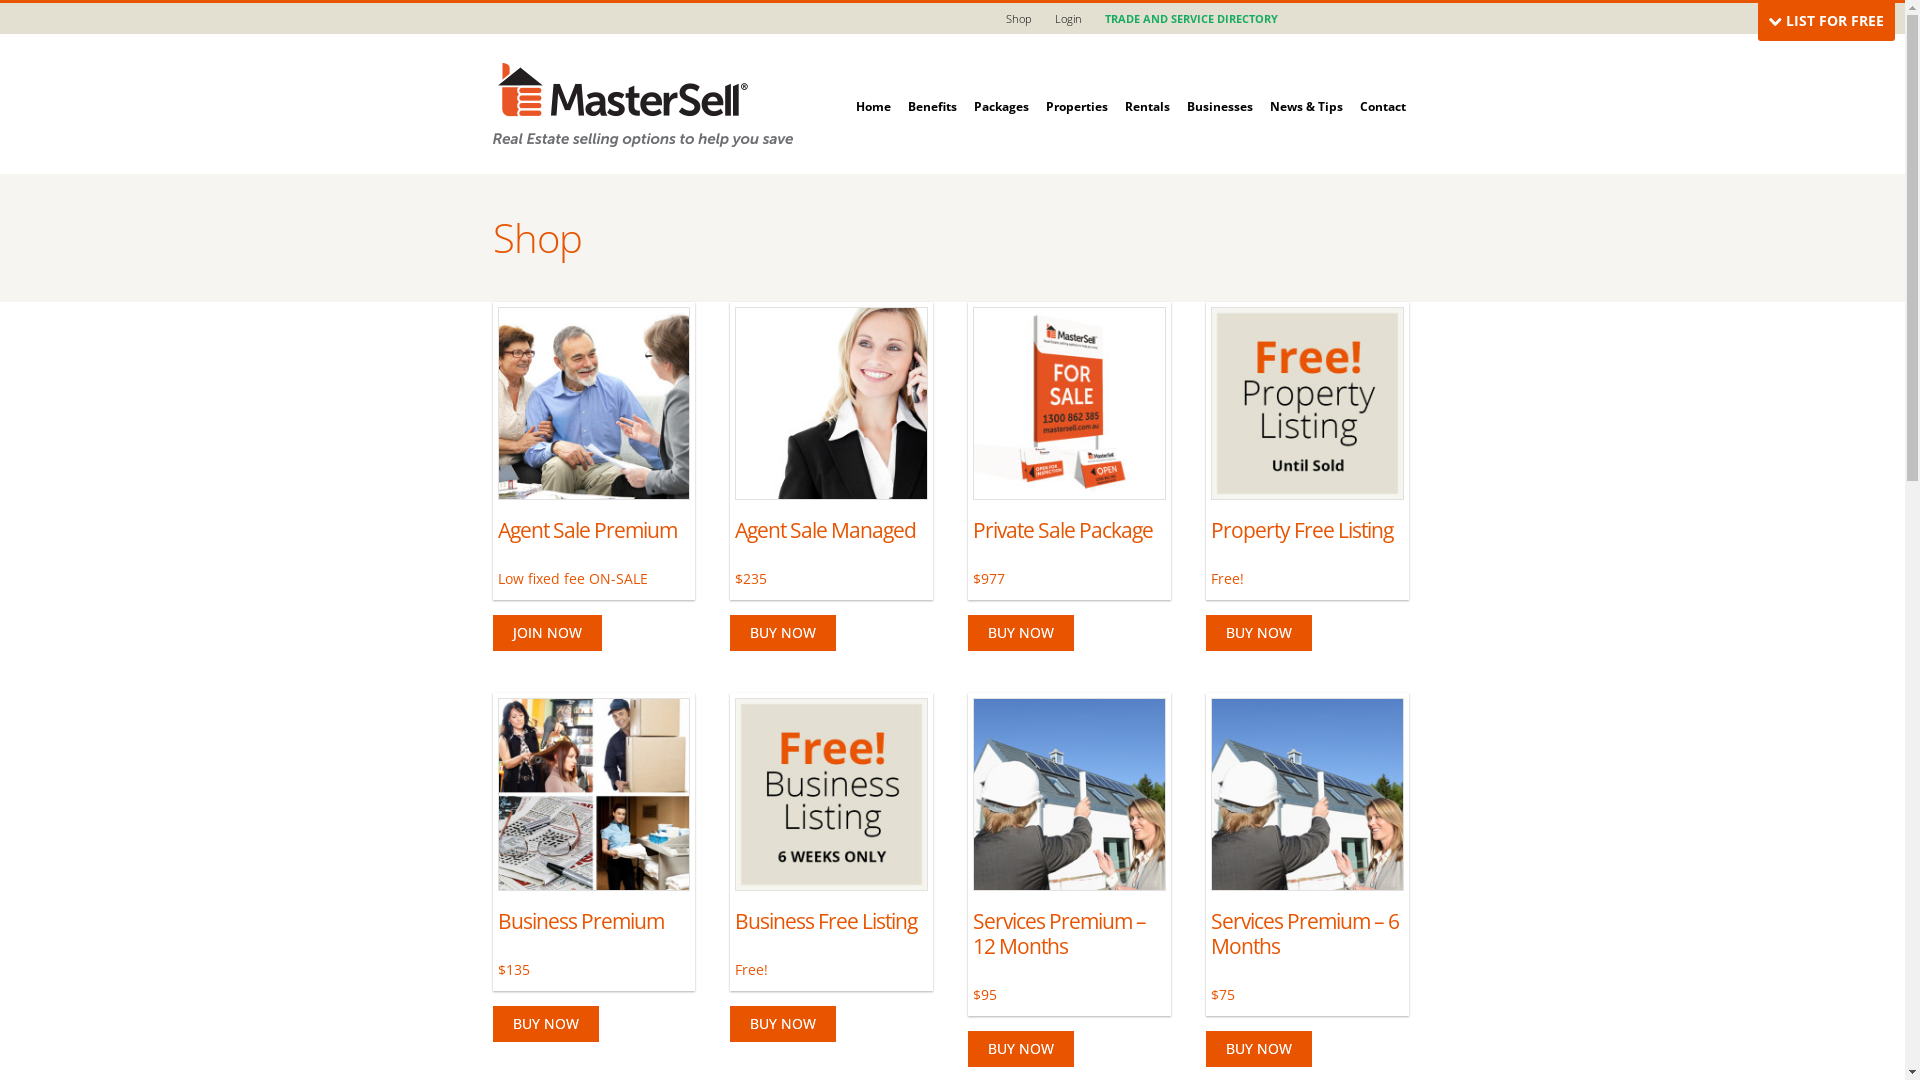 The height and width of the screenshot is (1080, 1920). I want to click on 'Private Sale Package, so click(973, 446).